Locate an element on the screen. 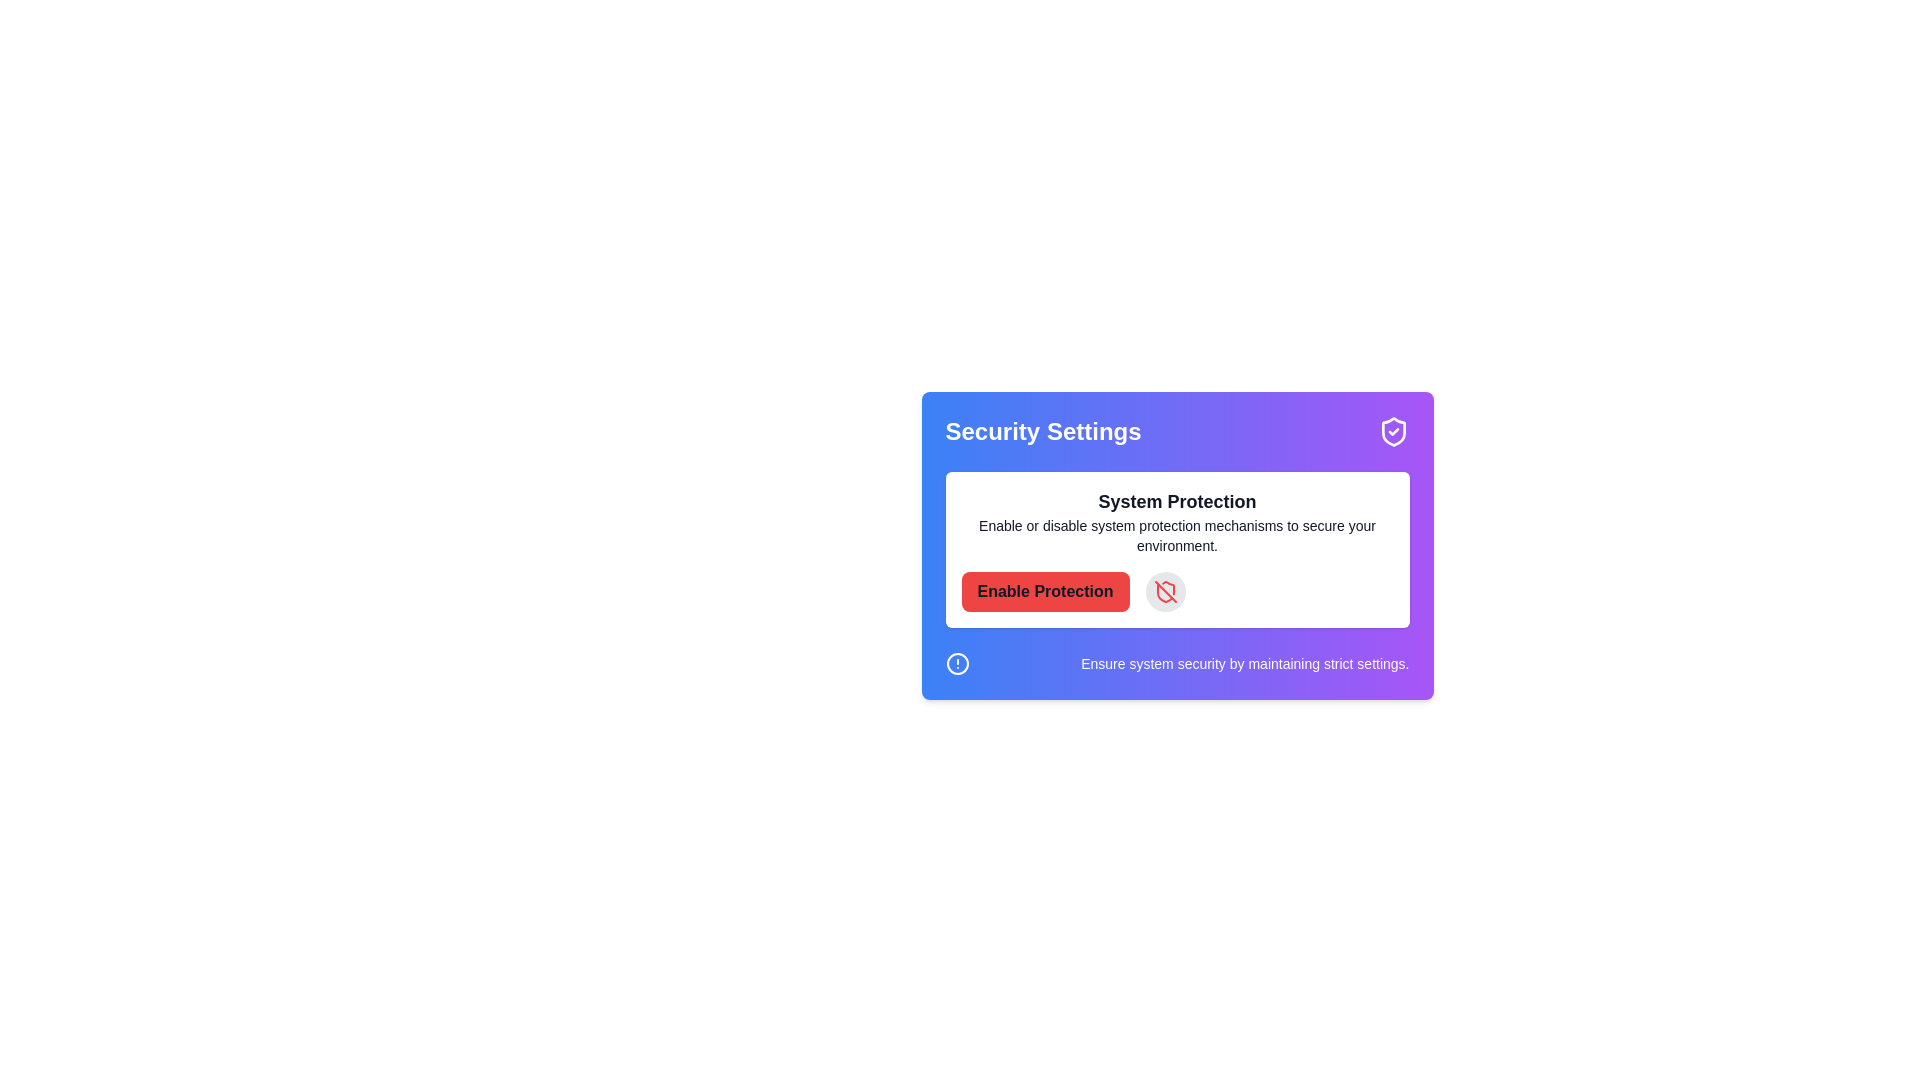  the bold, dark text label reading 'System Protection' at the top of the 'Security Settings' card, which is displayed prominently on a white panel is located at coordinates (1177, 500).